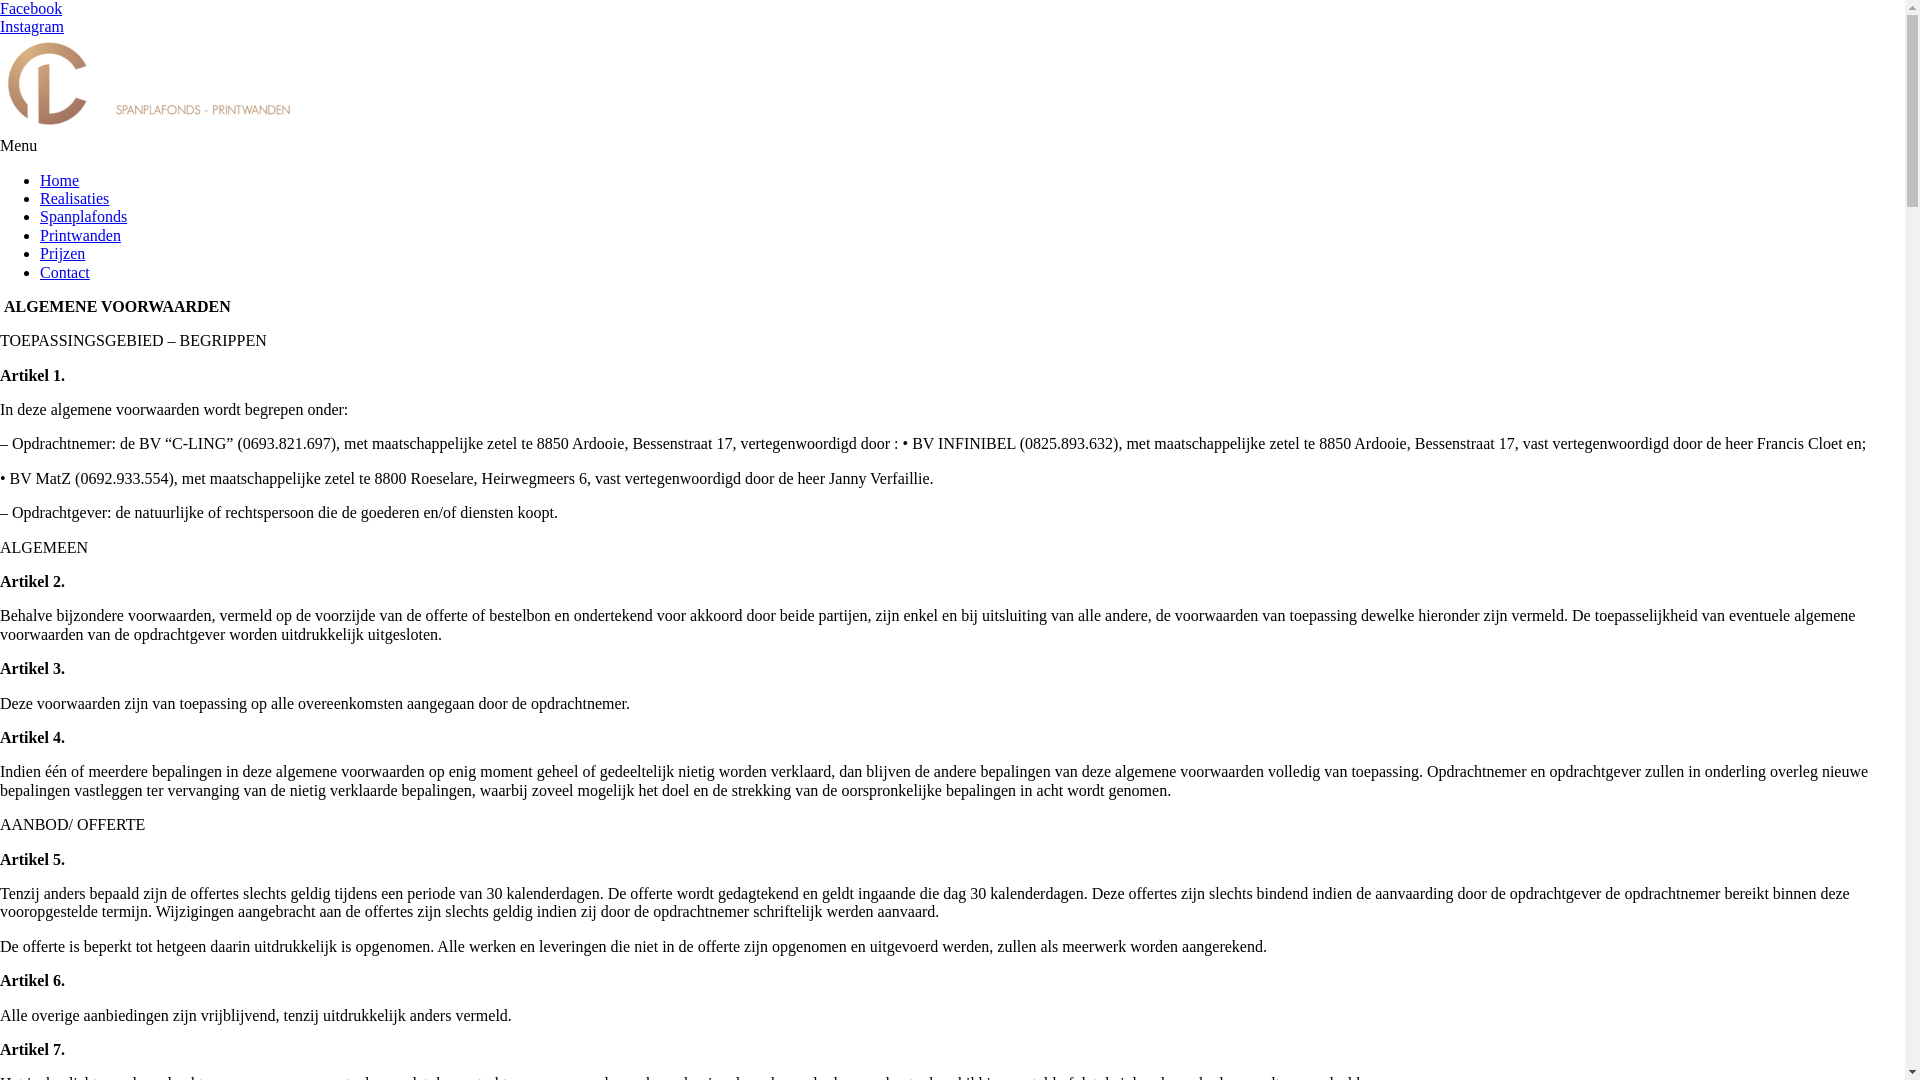 This screenshot has height=1080, width=1920. I want to click on 'Facebook', so click(30, 8).